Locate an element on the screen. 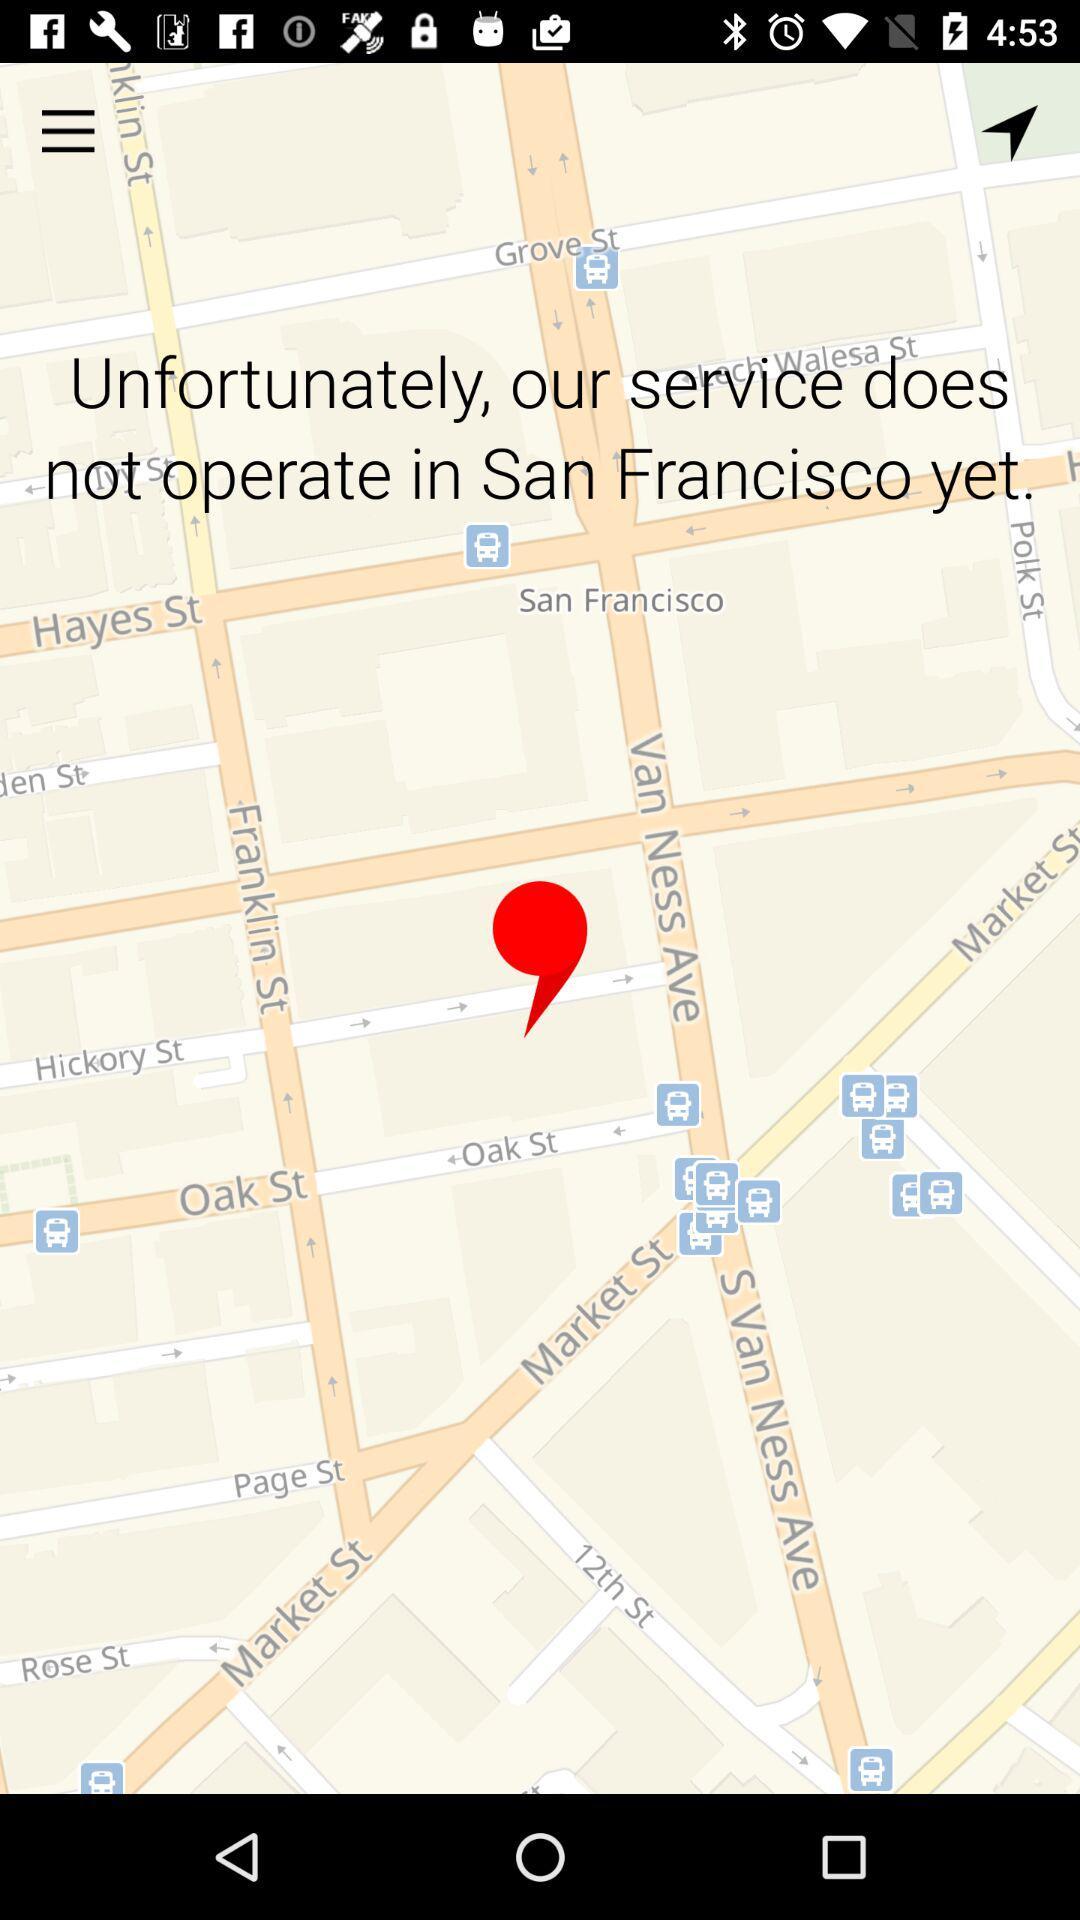 The width and height of the screenshot is (1080, 1920). icon above unfortunately our service is located at coordinates (1009, 132).